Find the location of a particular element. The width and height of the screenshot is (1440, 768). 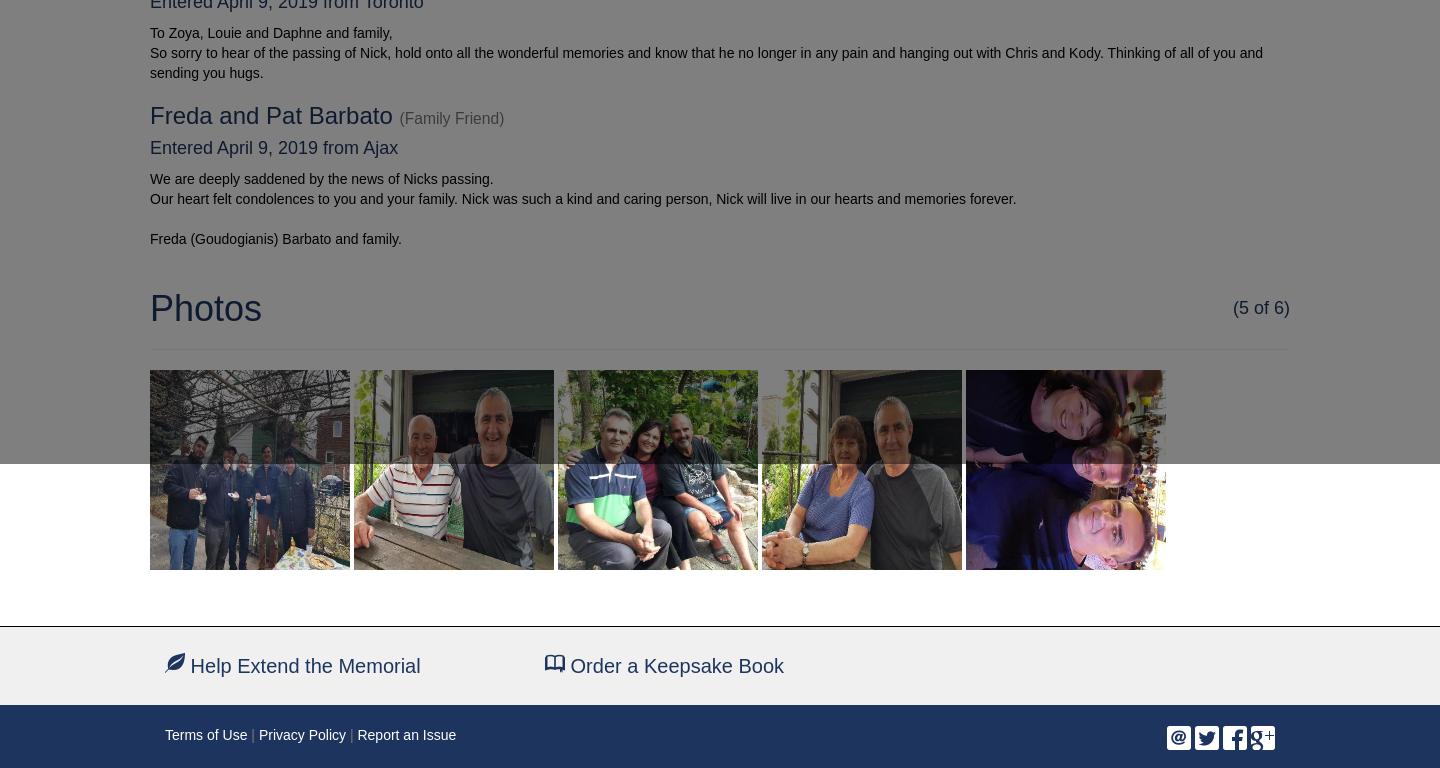

'Photos' is located at coordinates (210, 308).